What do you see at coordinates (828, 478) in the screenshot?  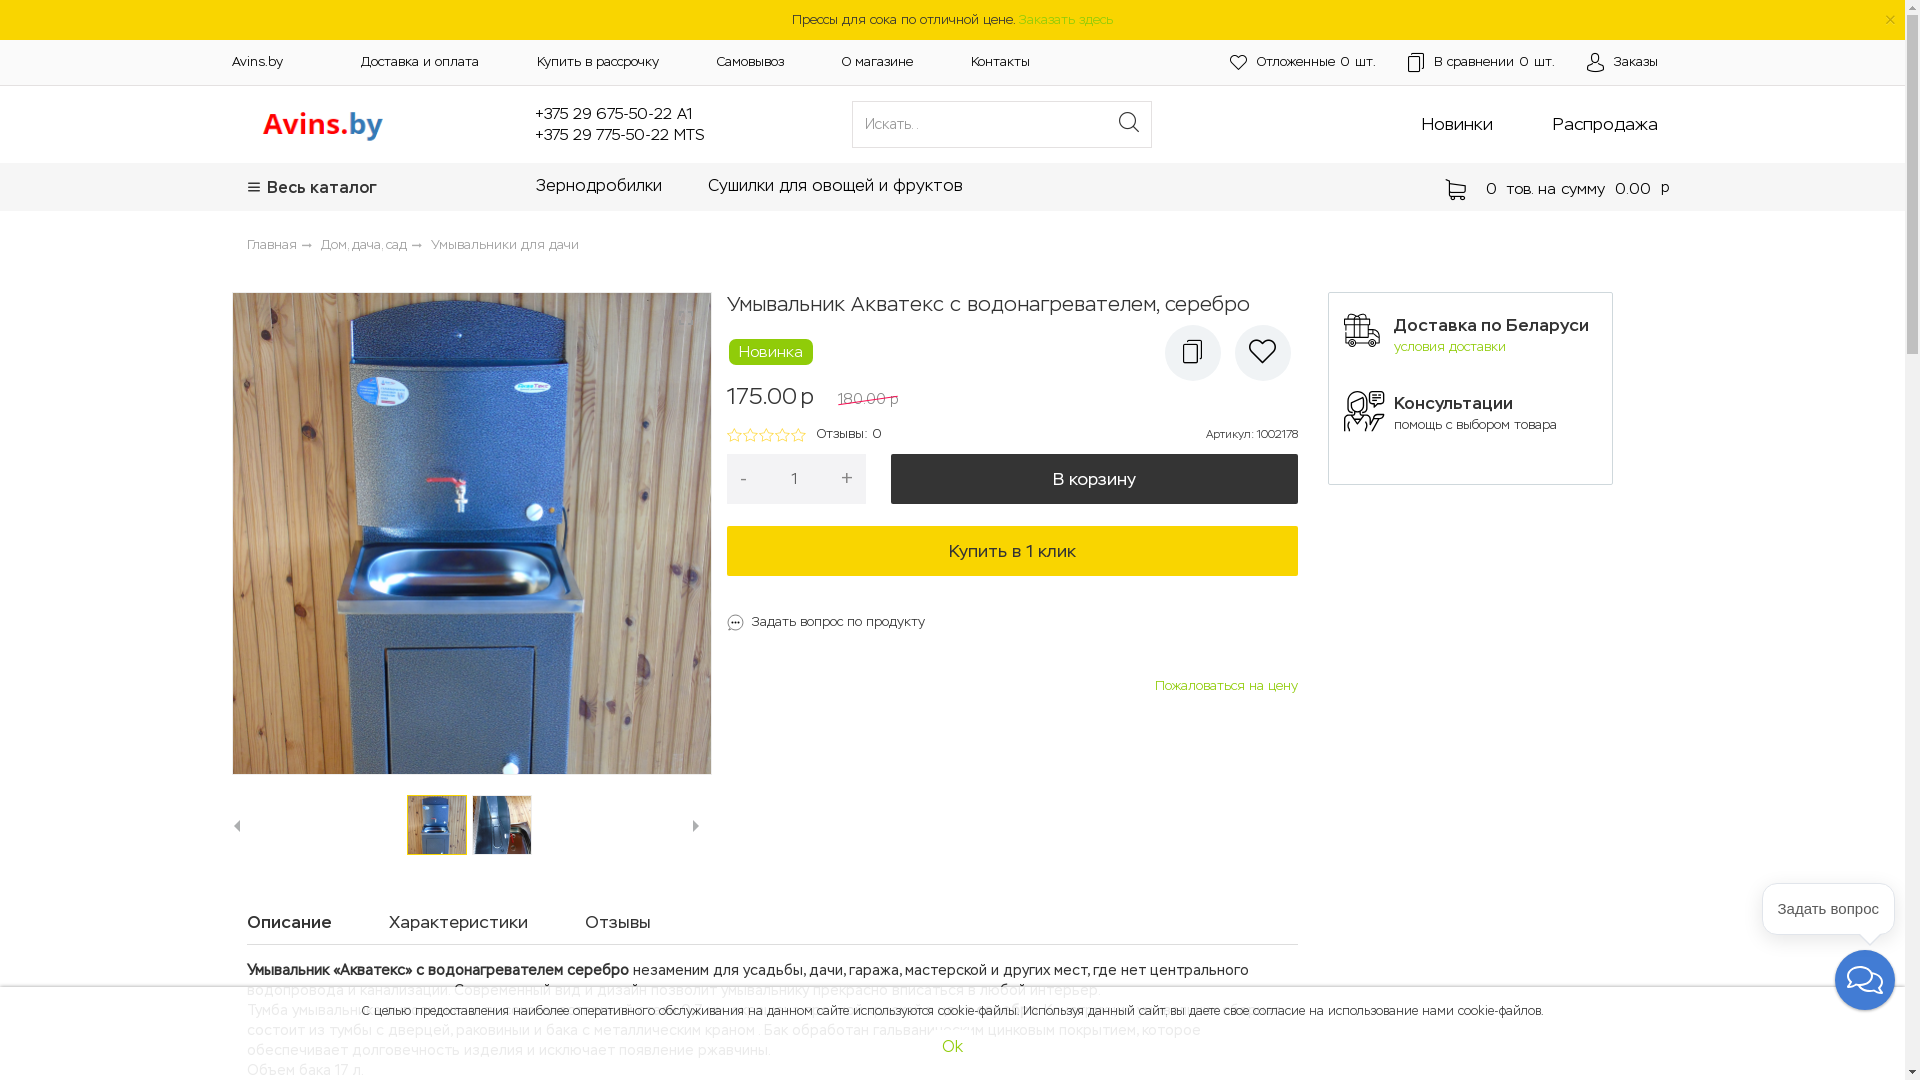 I see `'+'` at bounding box center [828, 478].